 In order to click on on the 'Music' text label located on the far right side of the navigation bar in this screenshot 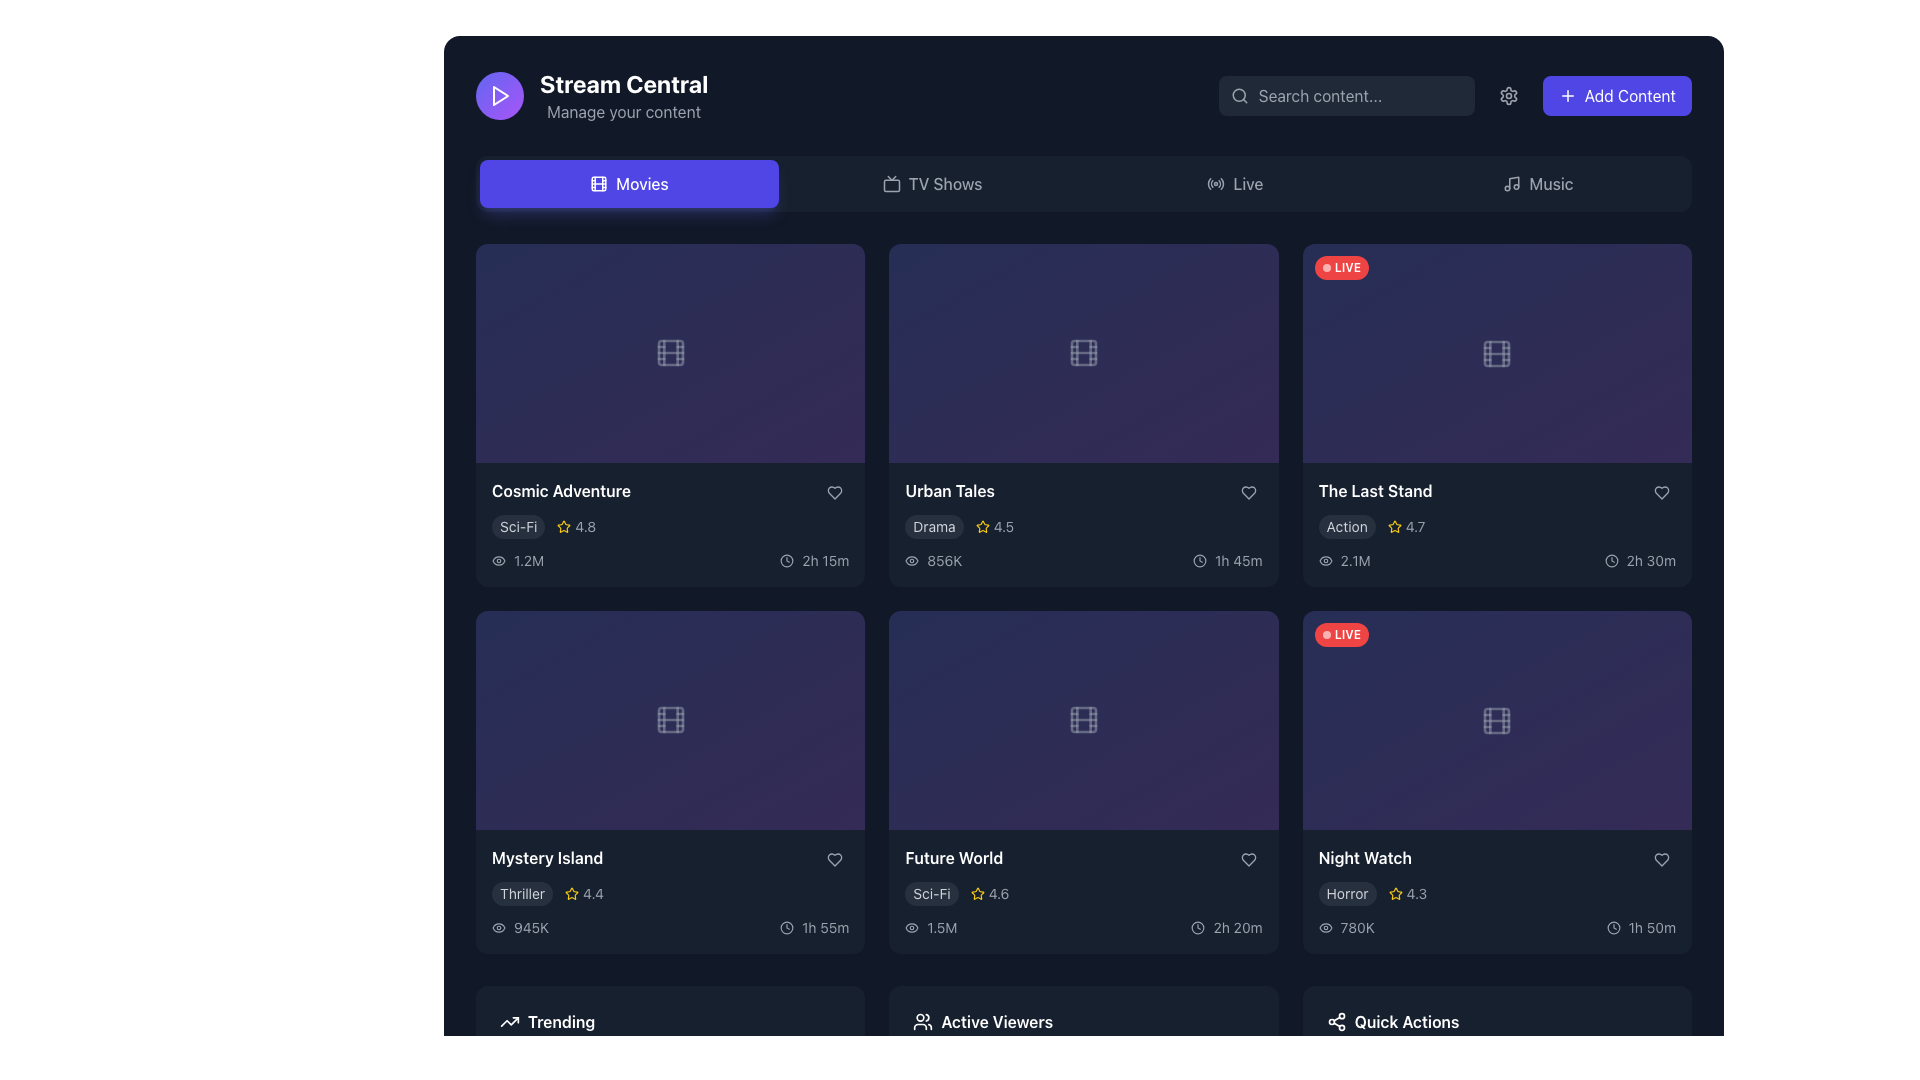, I will do `click(1550, 184)`.